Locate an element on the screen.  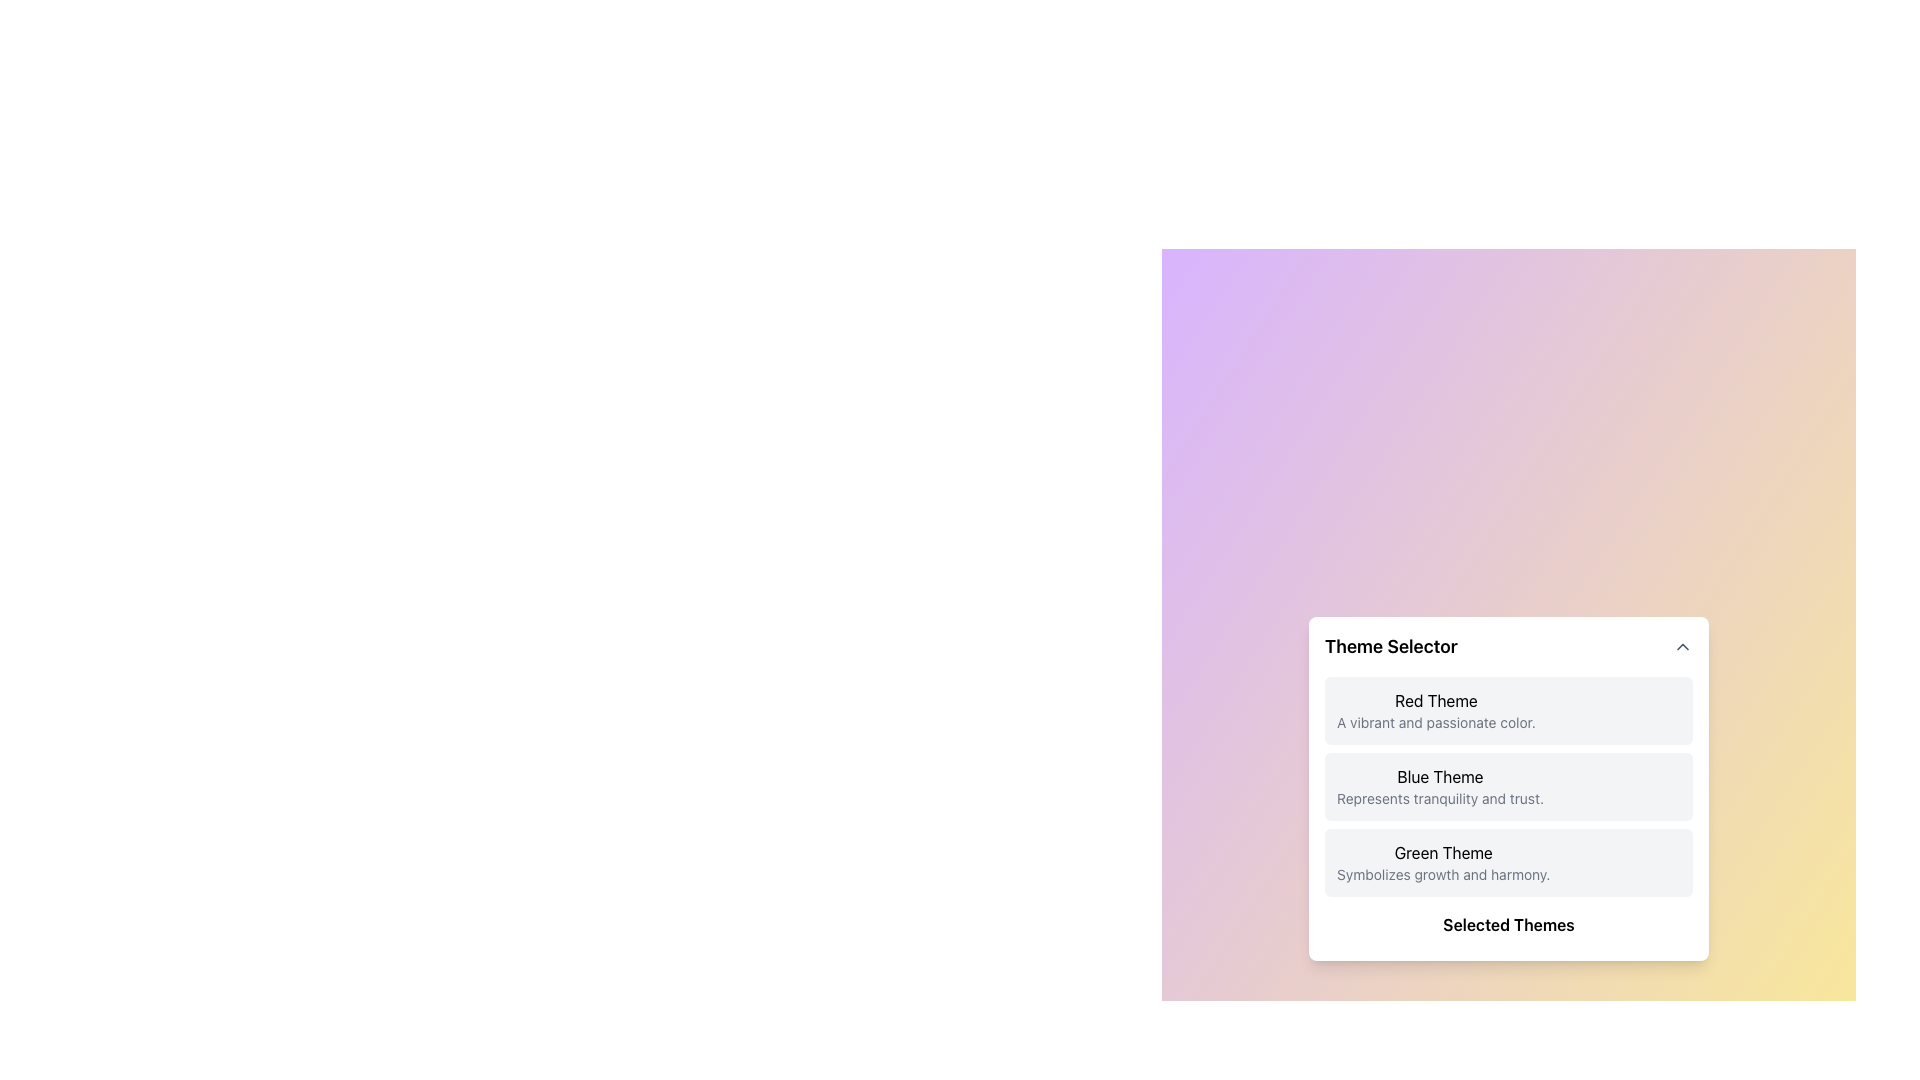
the Text Label providing descriptive information about the 'Blue Theme', located directly below the 'Blue Theme' heading is located at coordinates (1440, 797).